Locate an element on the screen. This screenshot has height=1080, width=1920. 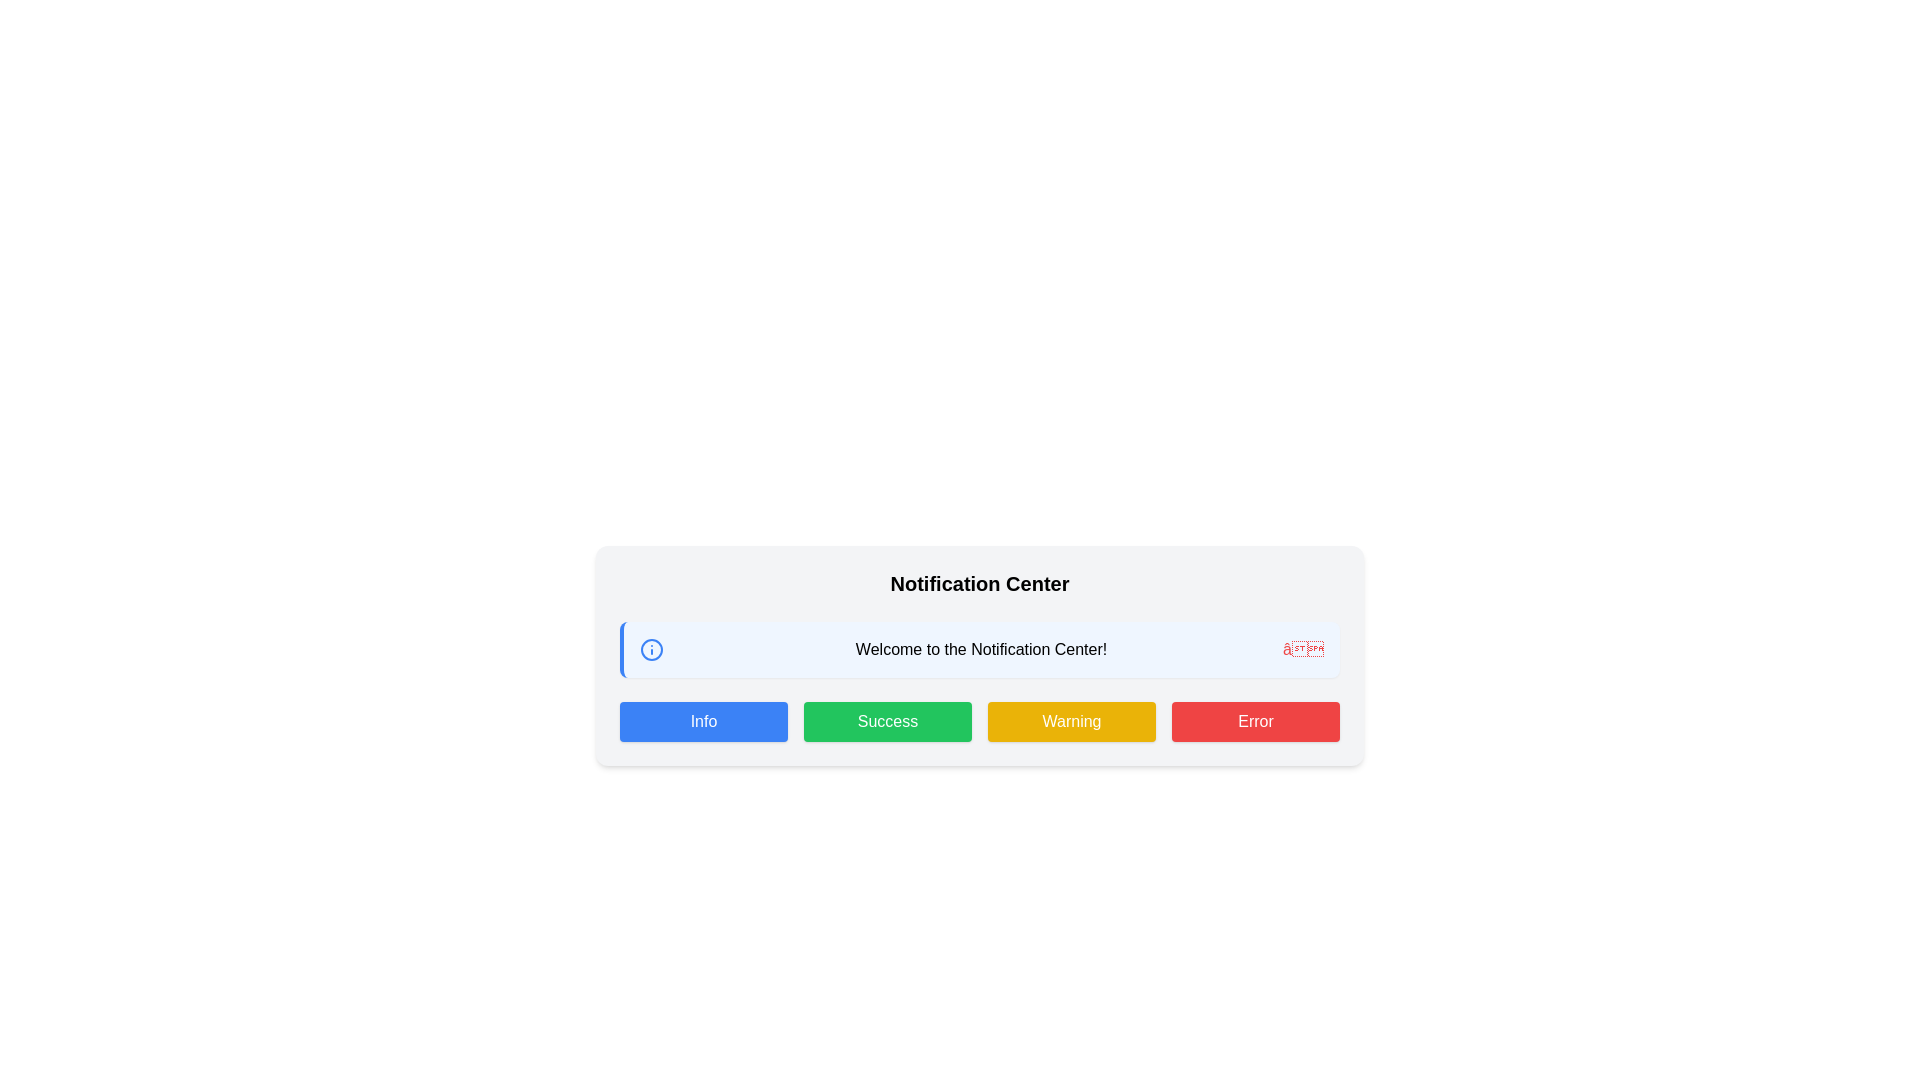
the SVG graphical element that serves as an information or attention point, located in the top-left corner of the light blue section inside the 'Notification Center' card is located at coordinates (652, 650).